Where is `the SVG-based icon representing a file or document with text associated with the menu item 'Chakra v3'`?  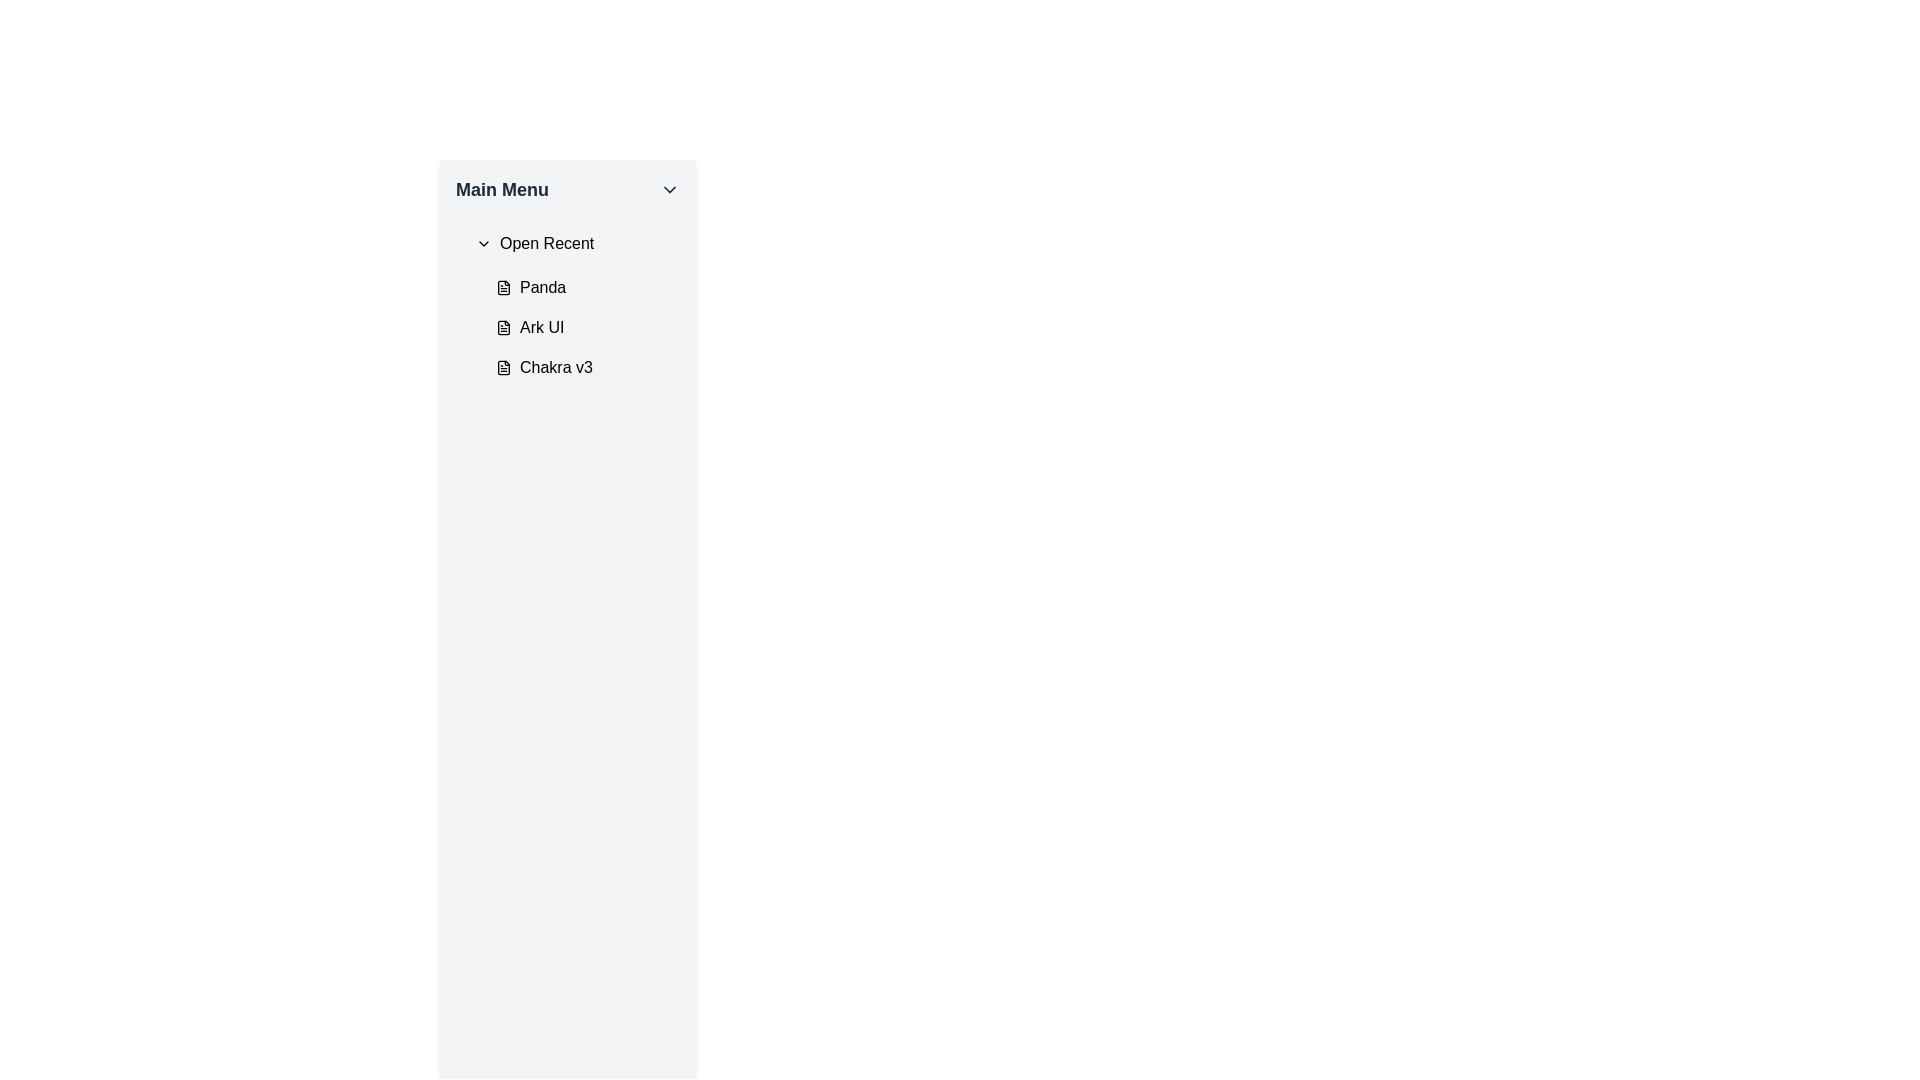
the SVG-based icon representing a file or document with text associated with the menu item 'Chakra v3' is located at coordinates (504, 367).